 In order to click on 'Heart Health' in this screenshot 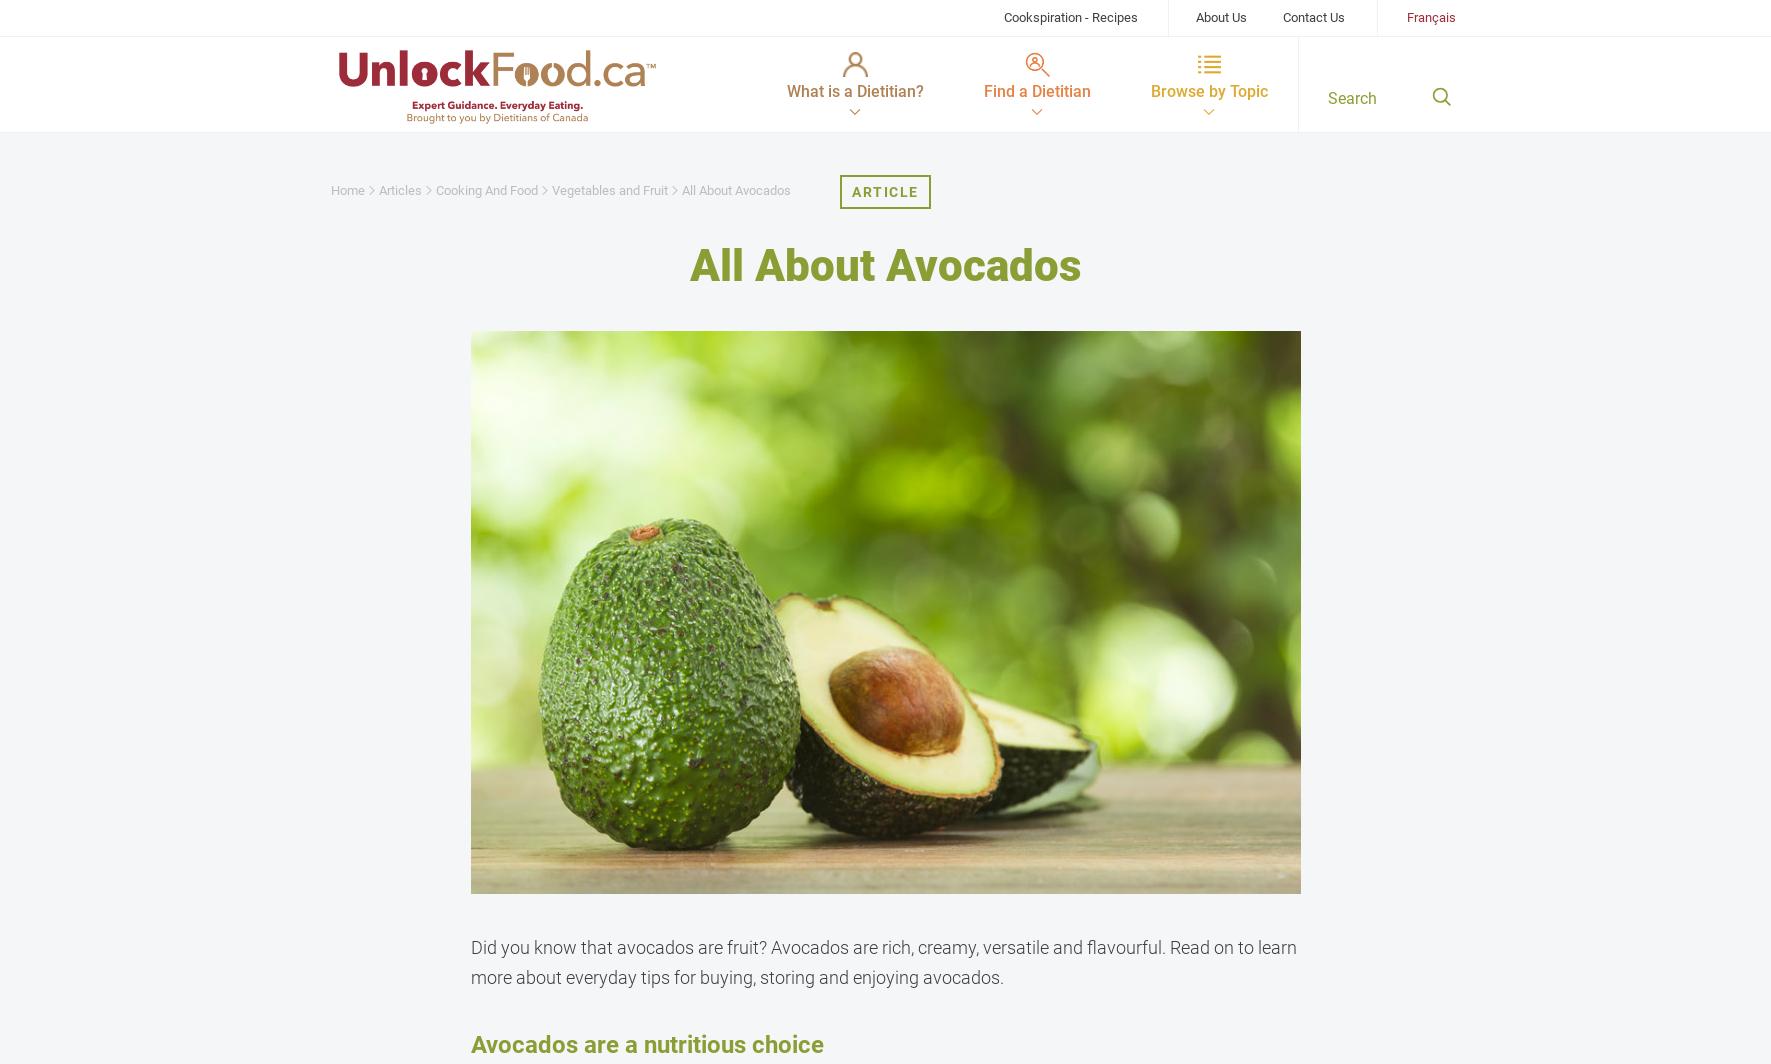, I will do `click(399, 358)`.